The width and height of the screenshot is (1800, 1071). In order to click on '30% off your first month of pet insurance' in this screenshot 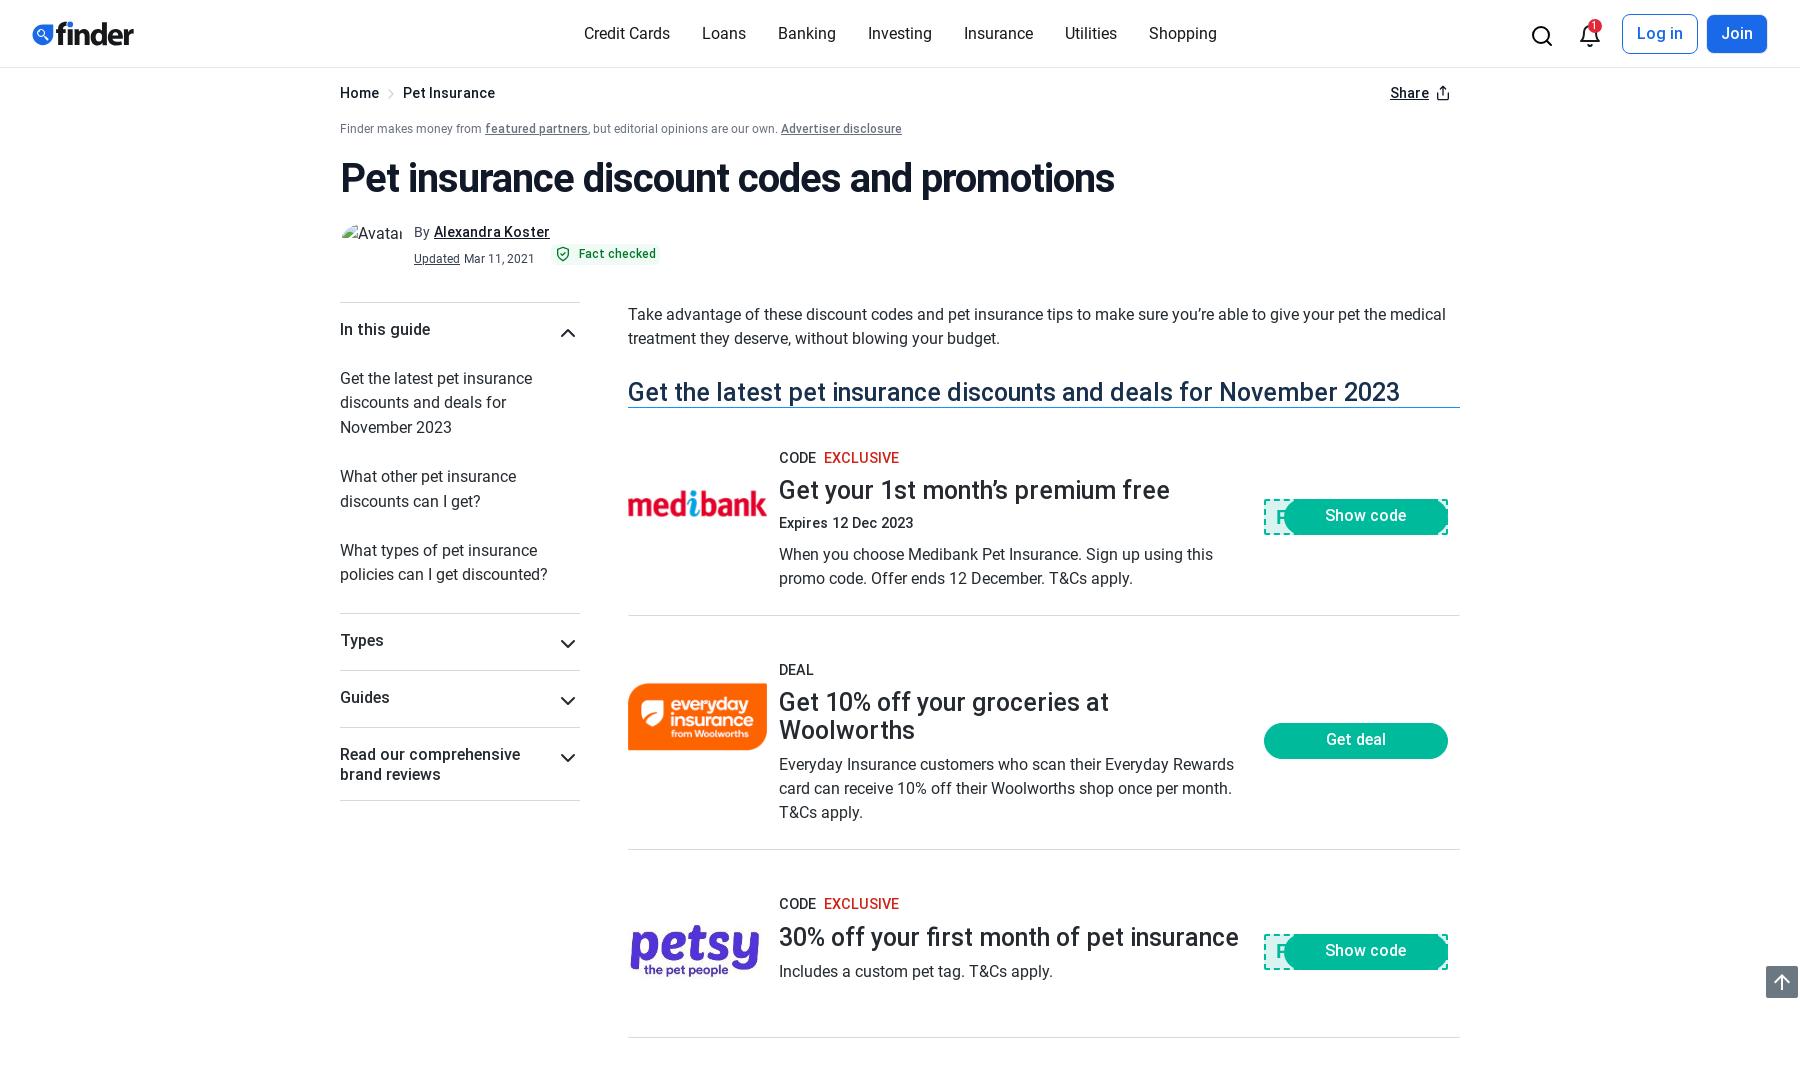, I will do `click(1007, 936)`.